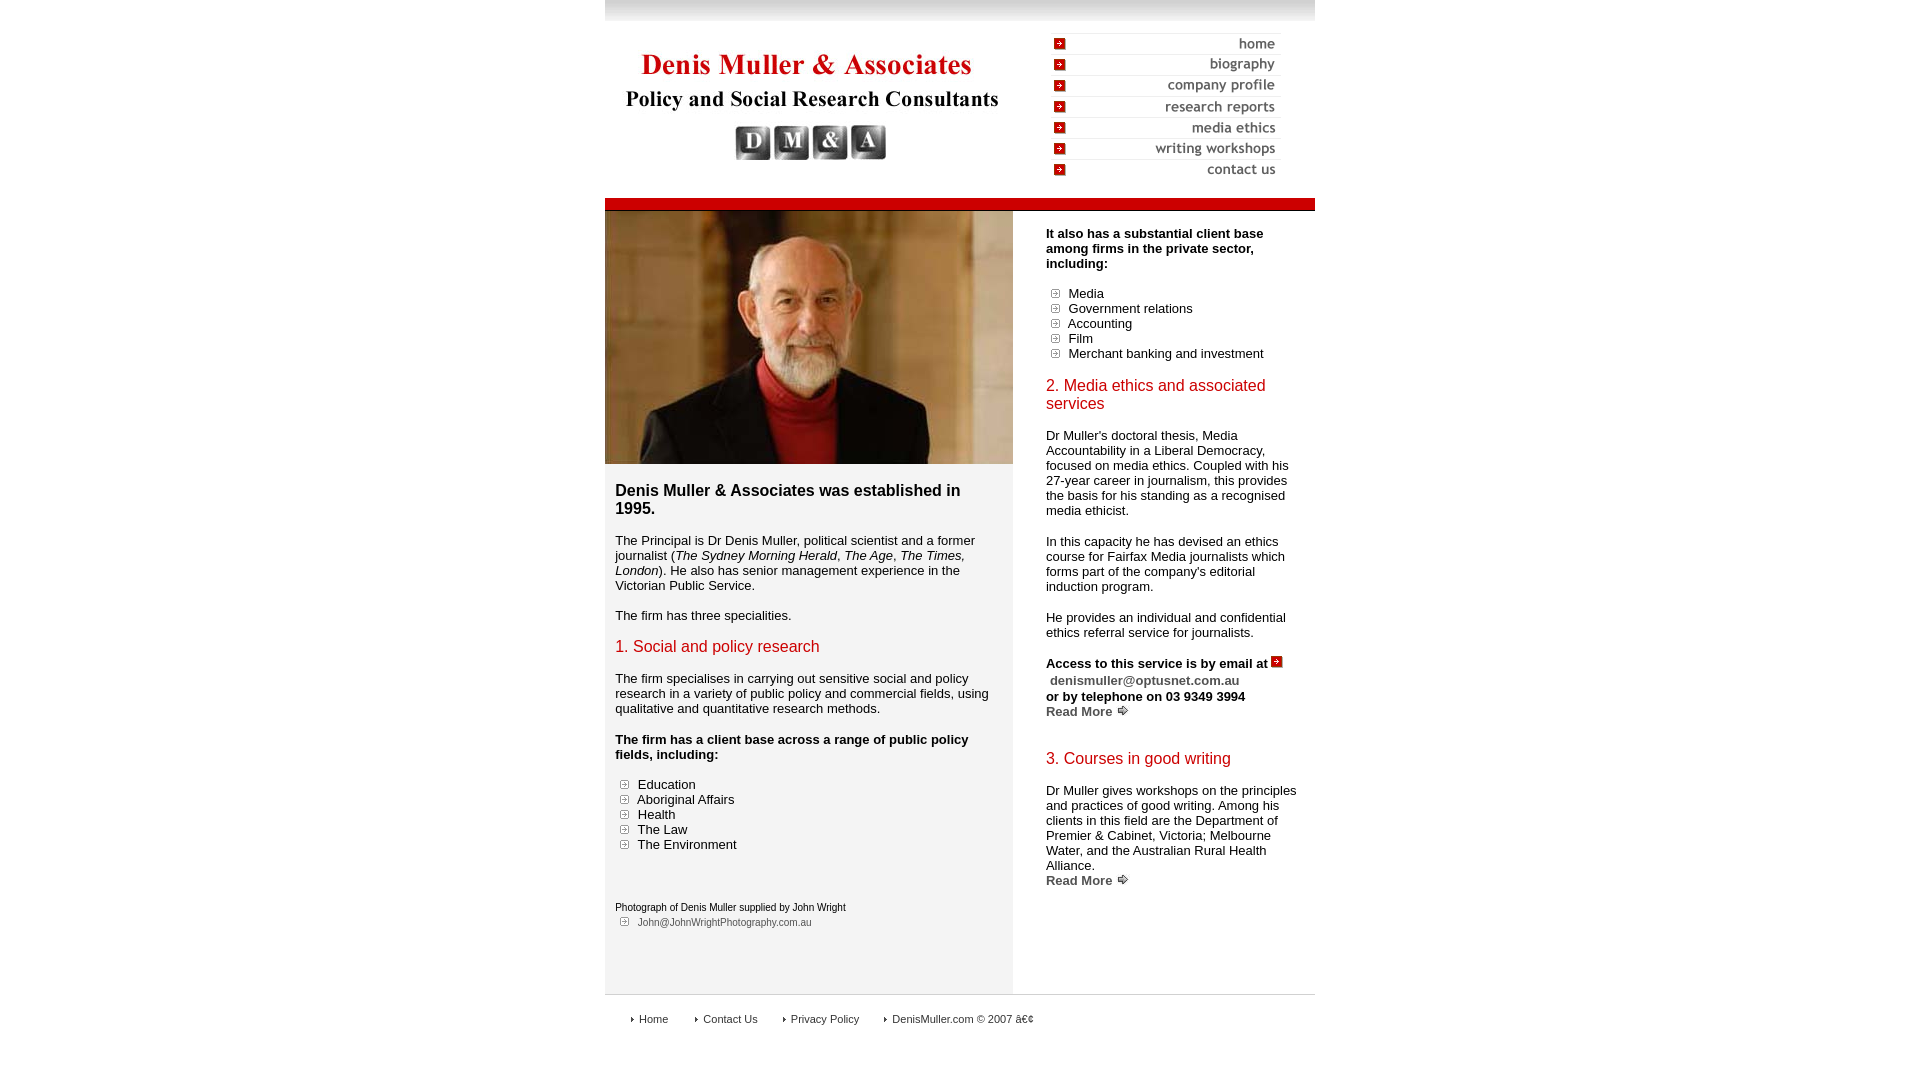 The width and height of the screenshot is (1920, 1080). Describe the element at coordinates (1078, 873) in the screenshot. I see `'` at that location.